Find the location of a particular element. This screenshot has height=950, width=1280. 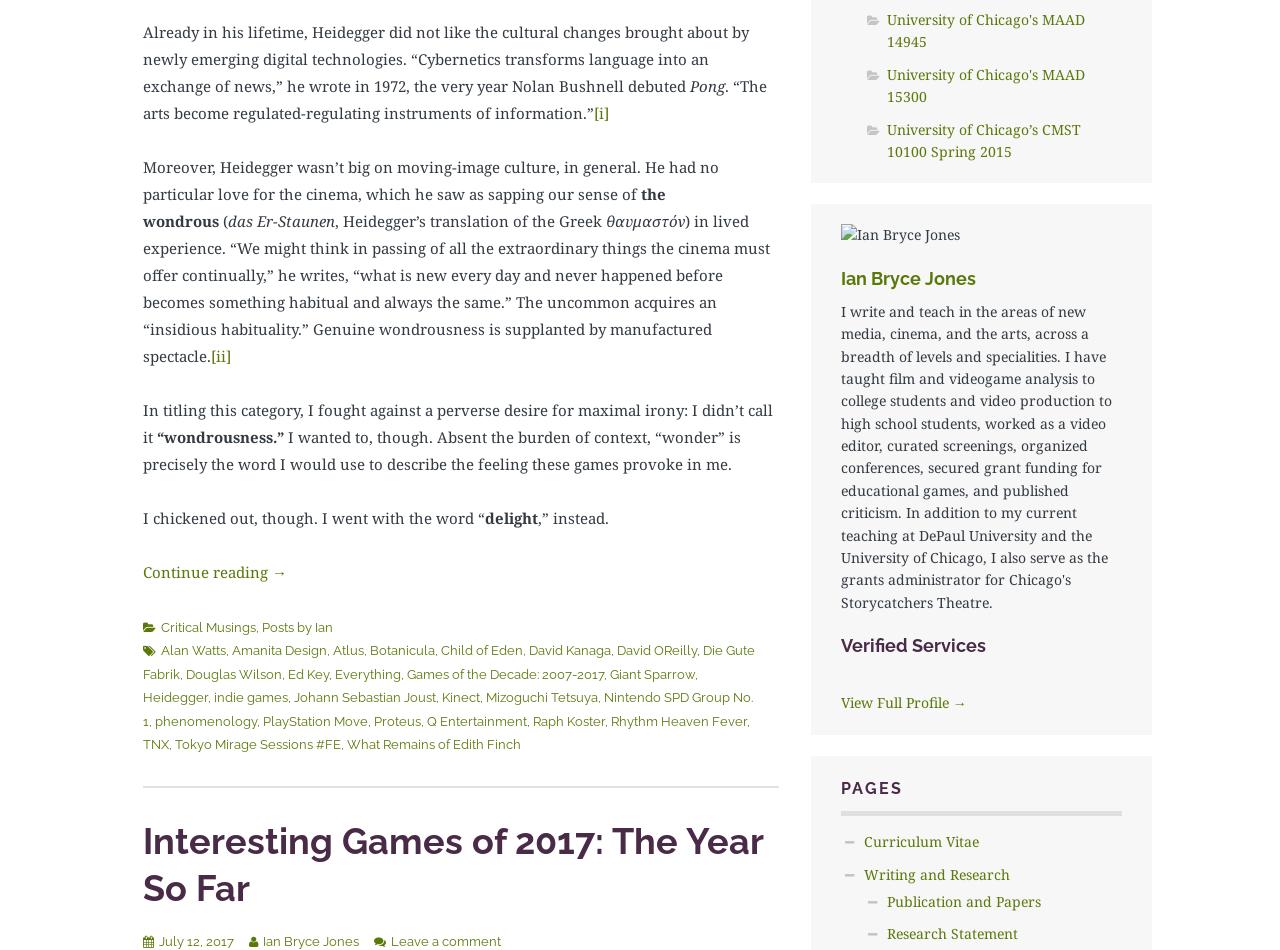

'Research Statement' is located at coordinates (950, 932).